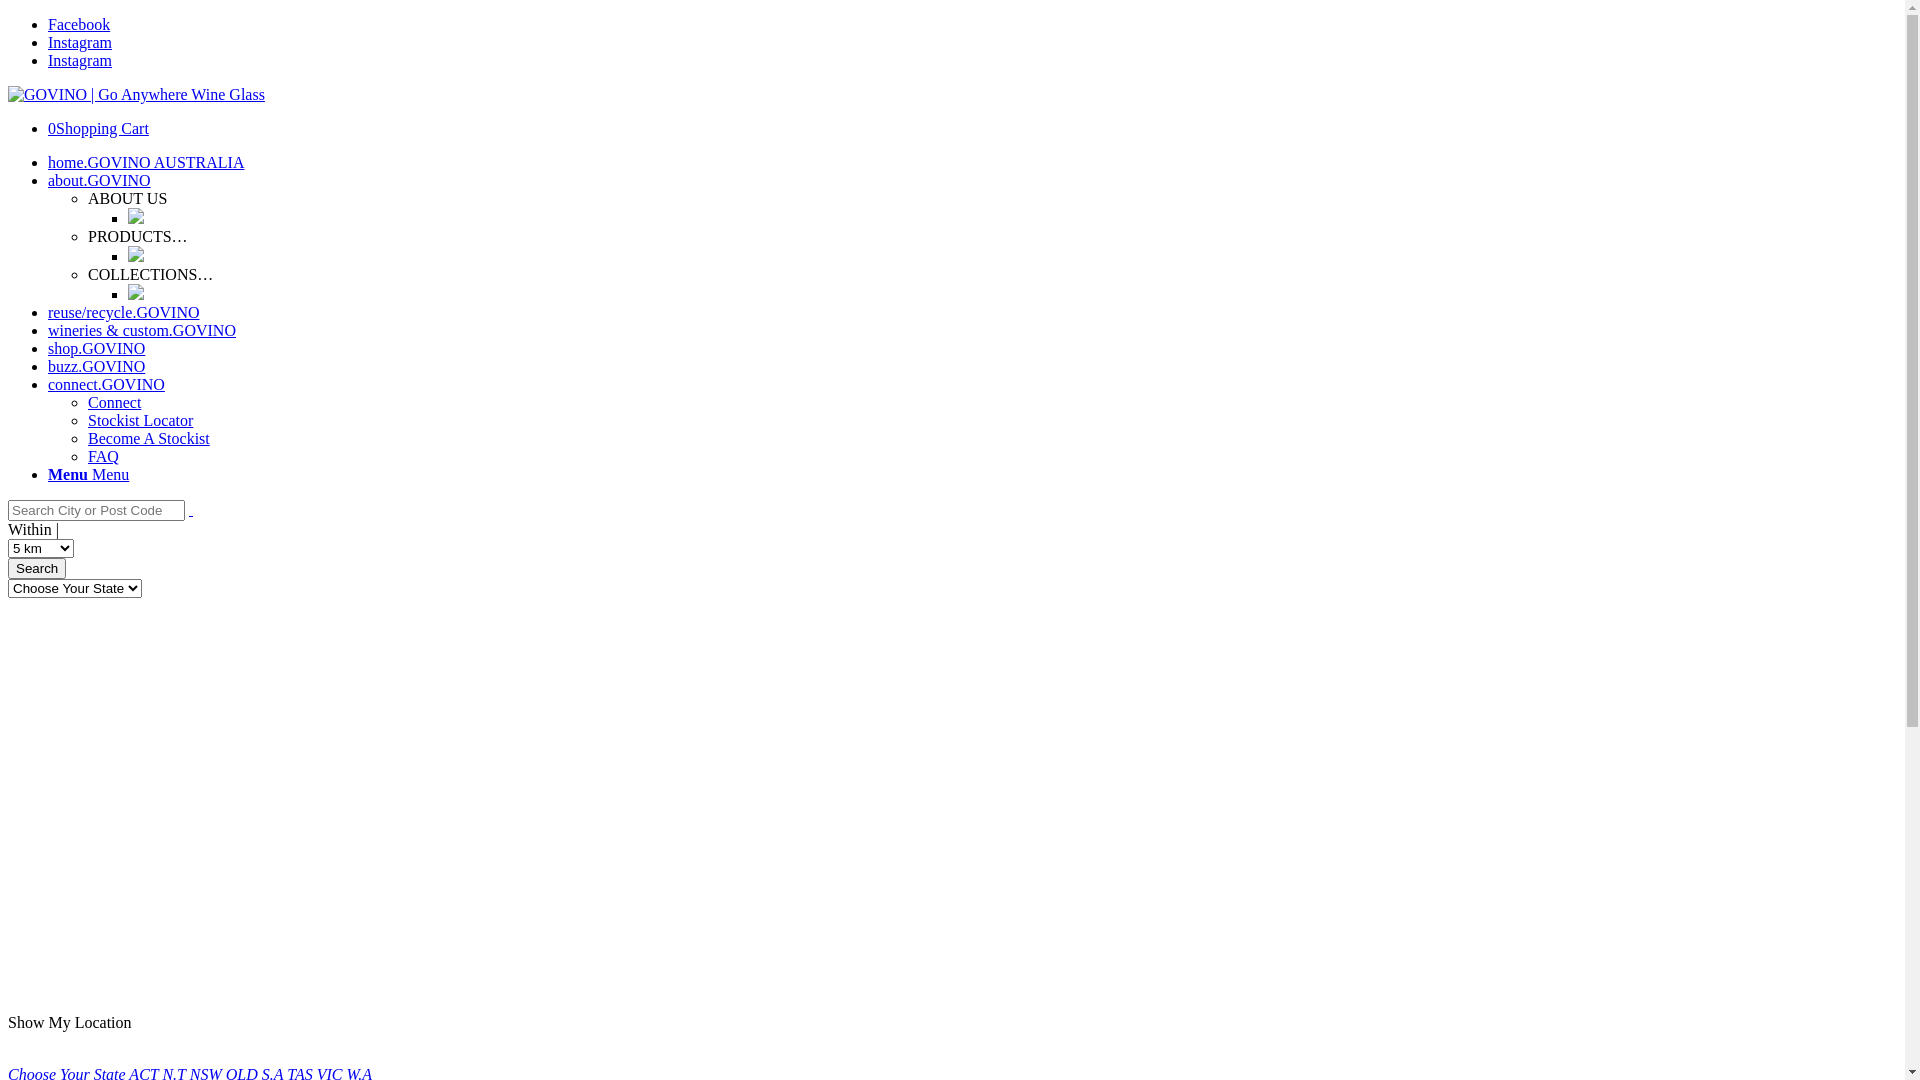  What do you see at coordinates (147, 437) in the screenshot?
I see `'Become A Stockist'` at bounding box center [147, 437].